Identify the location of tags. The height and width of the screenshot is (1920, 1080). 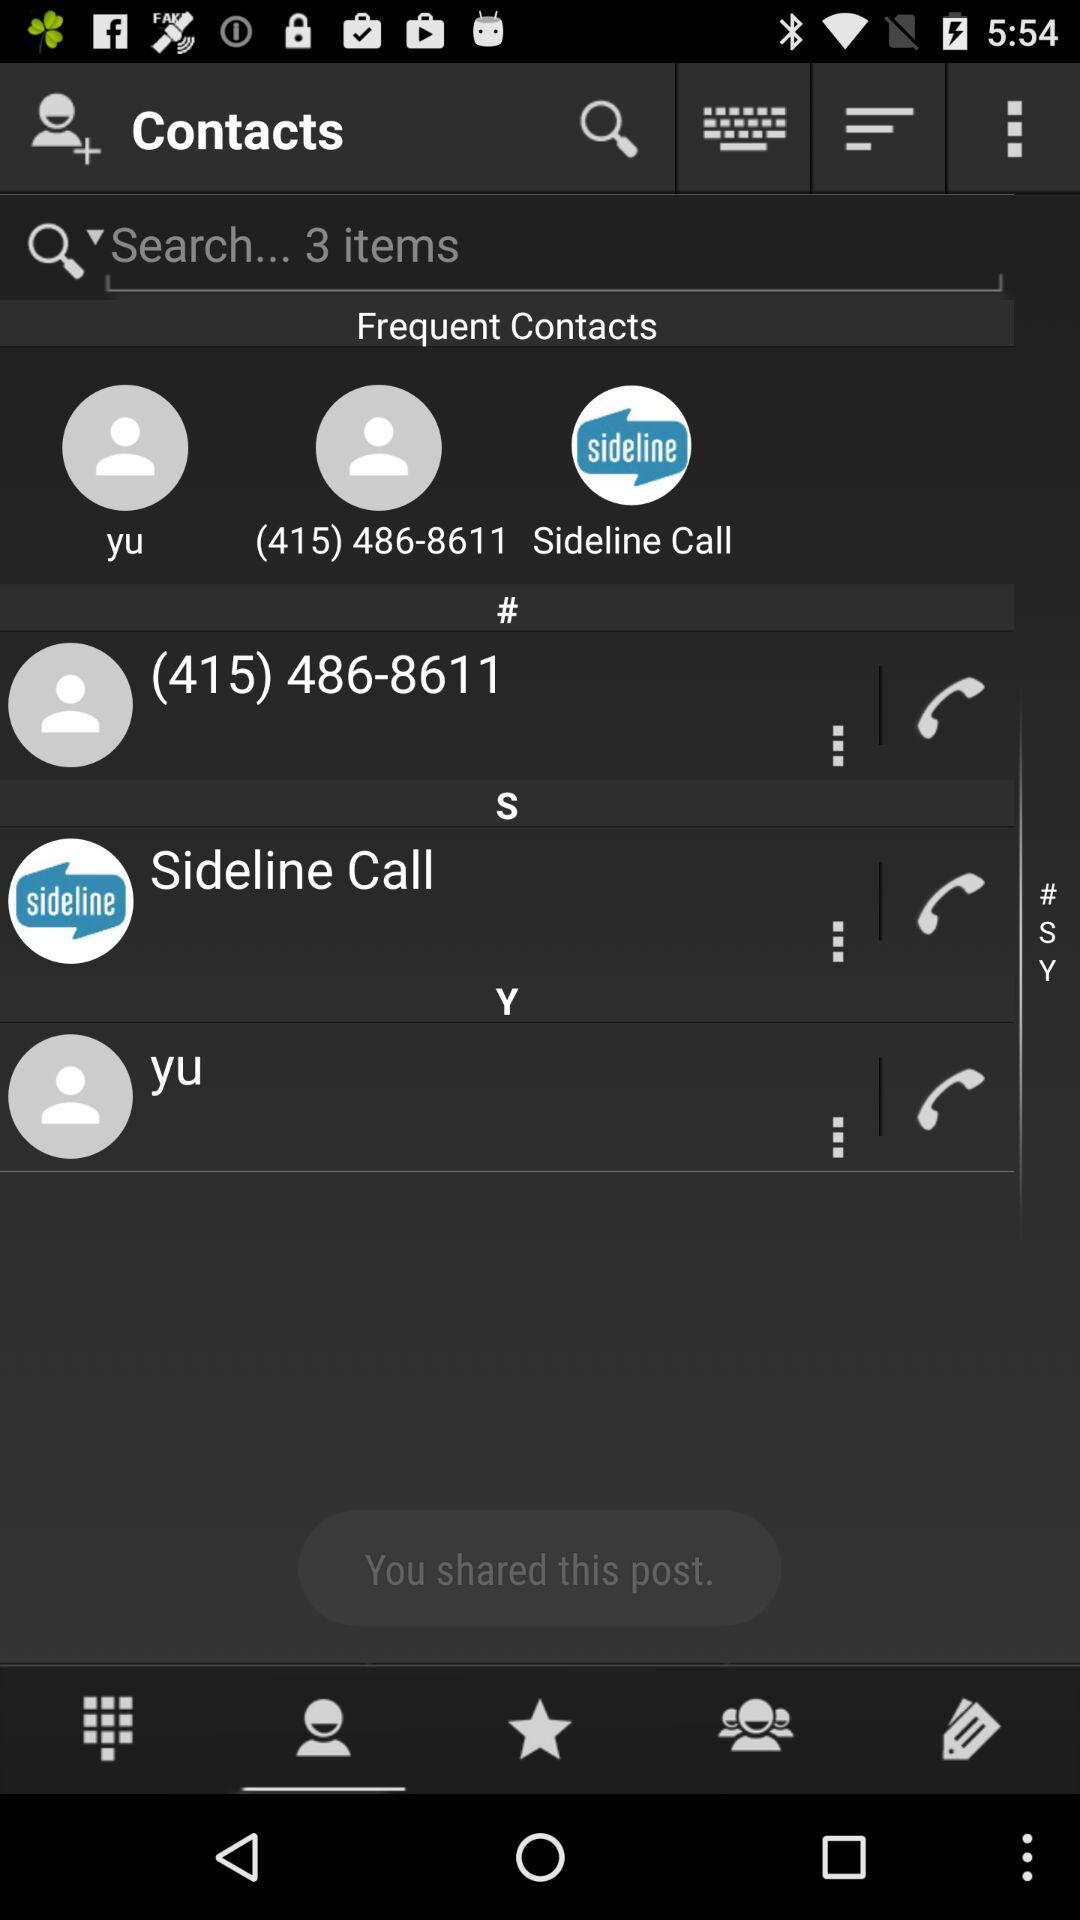
(971, 1727).